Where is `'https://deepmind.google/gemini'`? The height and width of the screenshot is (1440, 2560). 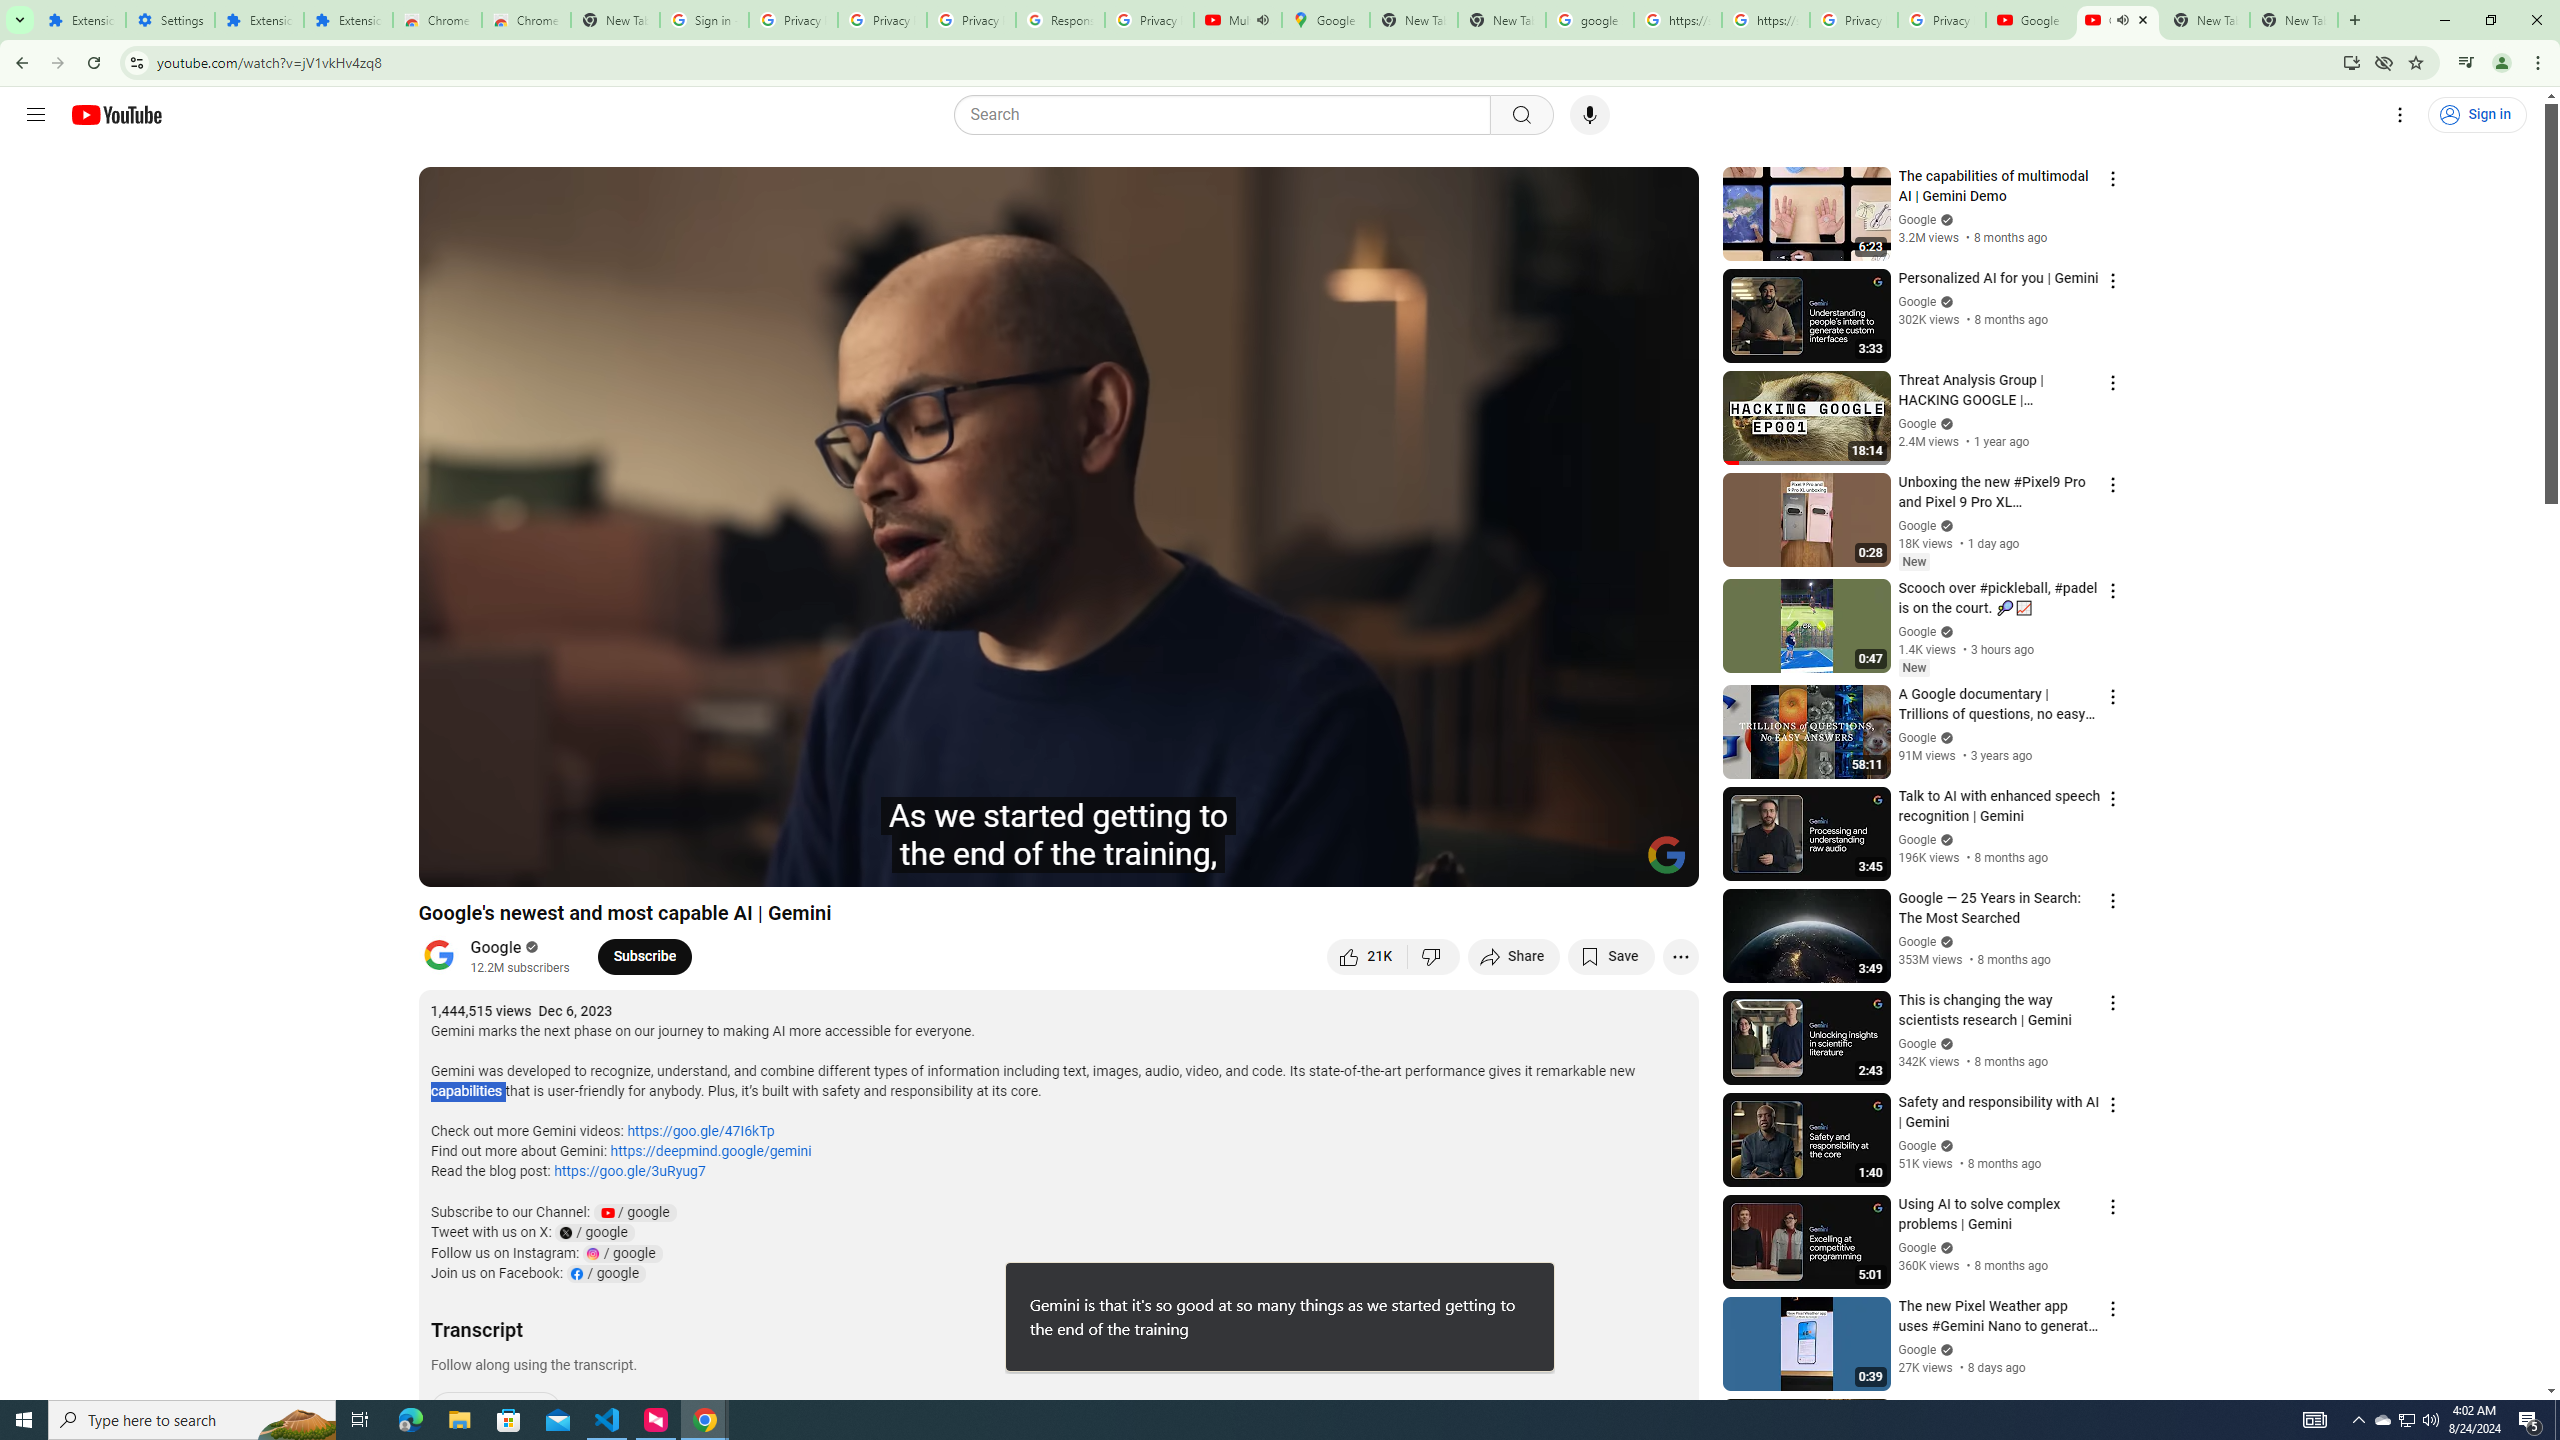 'https://deepmind.google/gemini' is located at coordinates (709, 1152).